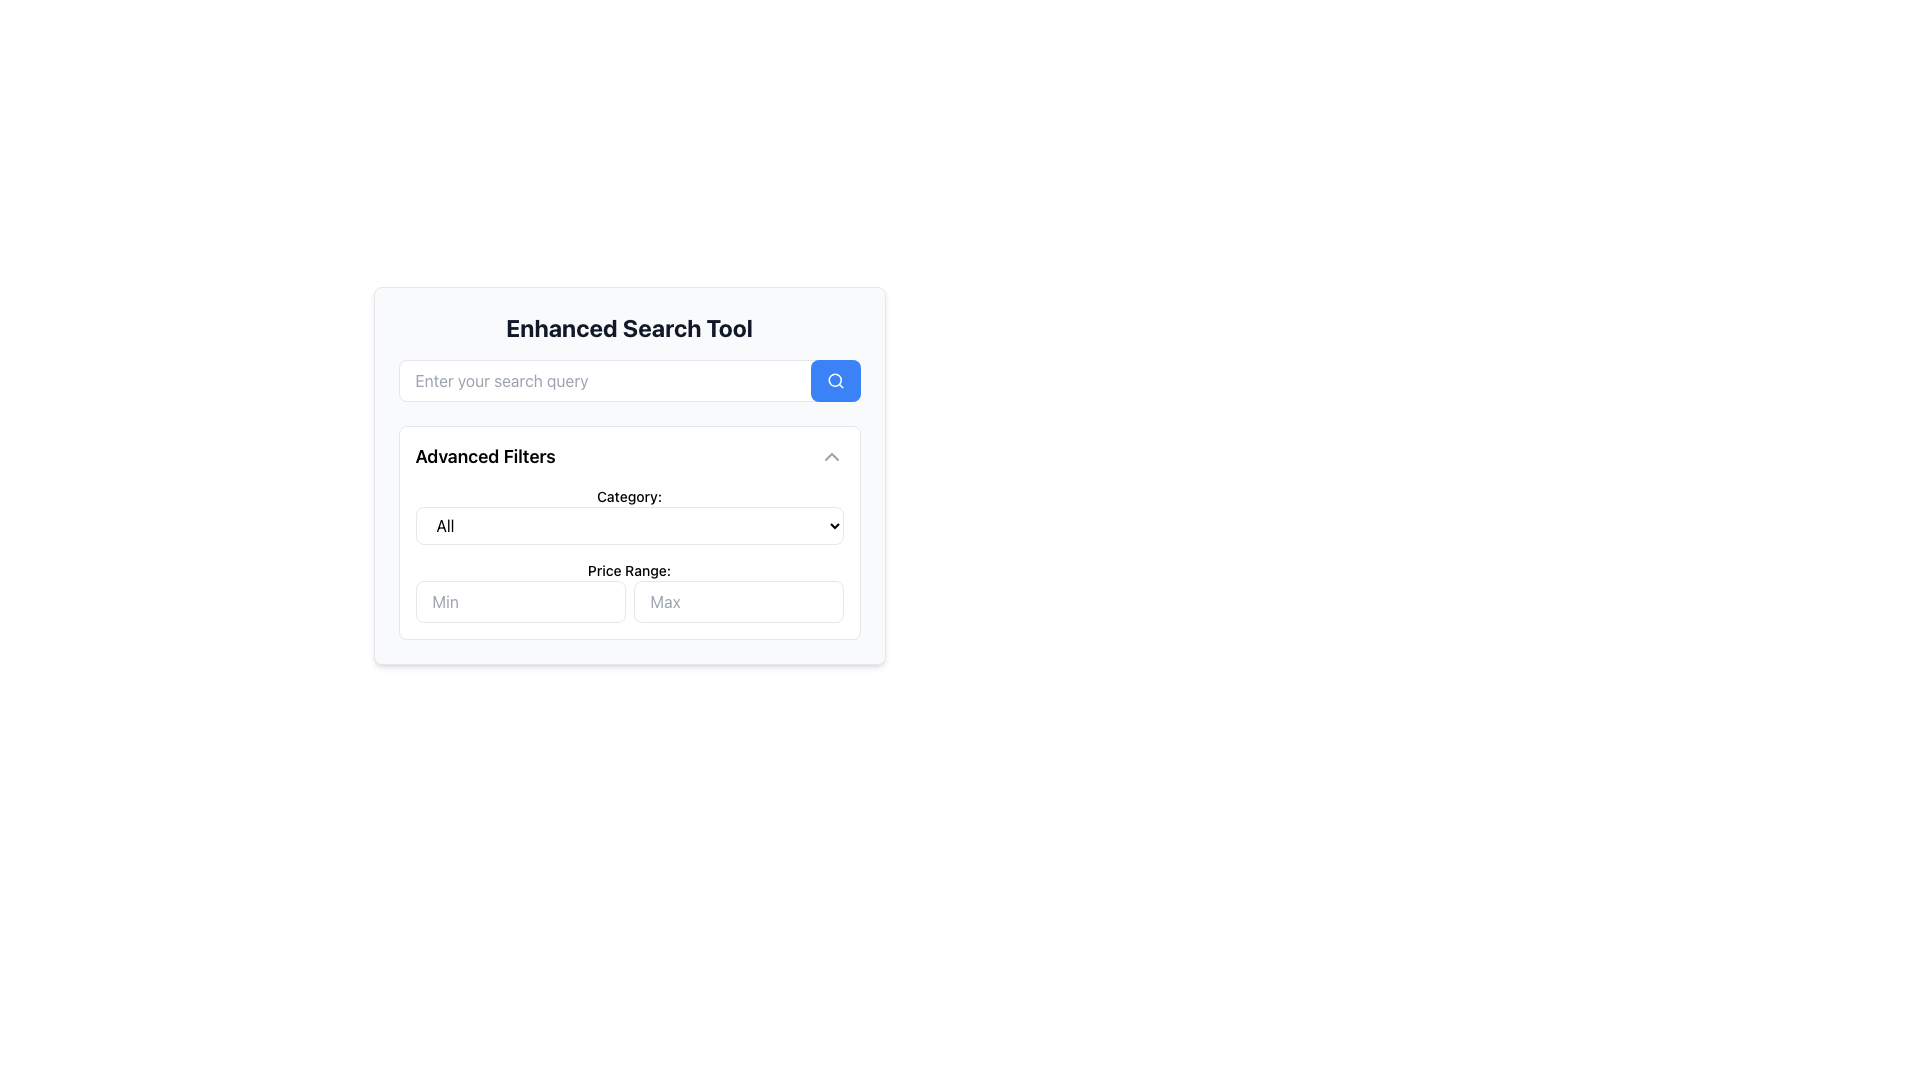  I want to click on the search icon located within the blue button on the right edge of the search bar, so click(835, 381).